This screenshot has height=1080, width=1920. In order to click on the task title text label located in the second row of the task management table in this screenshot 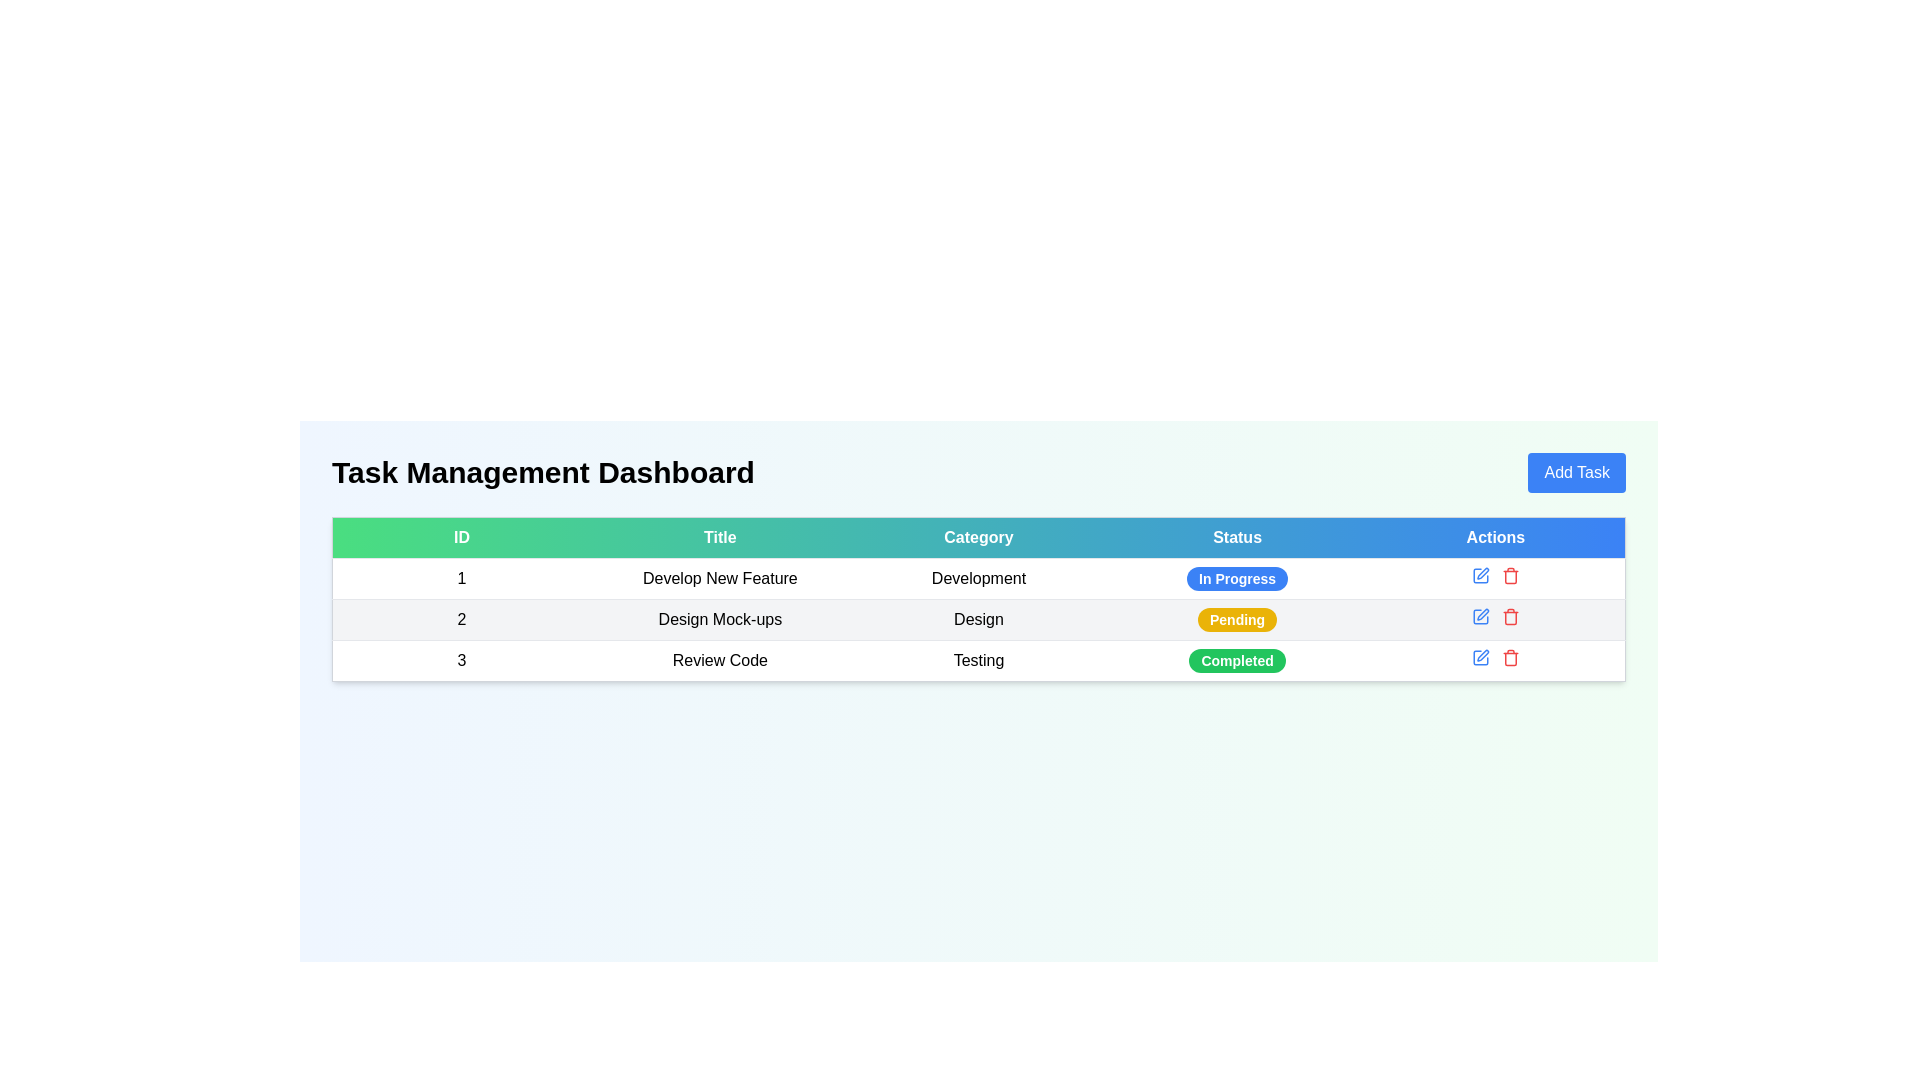, I will do `click(720, 619)`.